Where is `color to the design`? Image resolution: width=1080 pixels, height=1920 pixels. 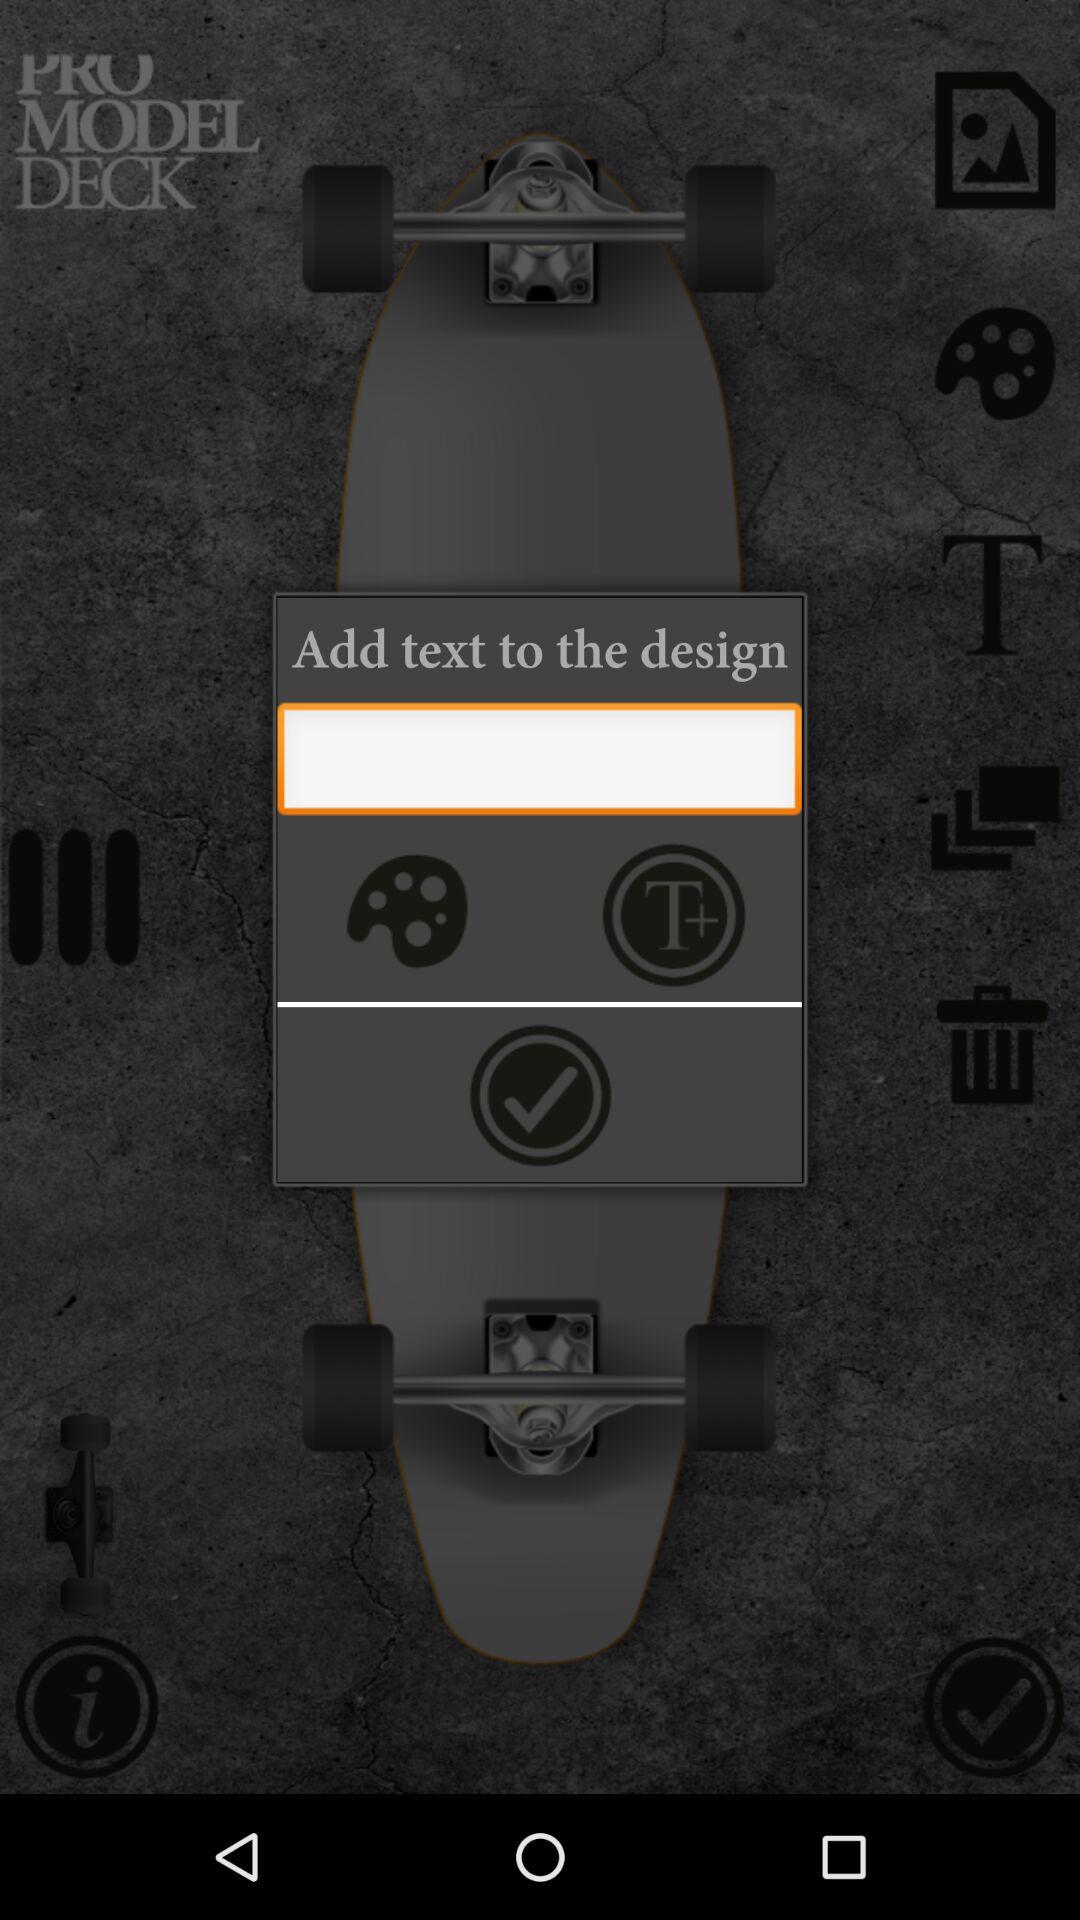
color to the design is located at coordinates (404, 913).